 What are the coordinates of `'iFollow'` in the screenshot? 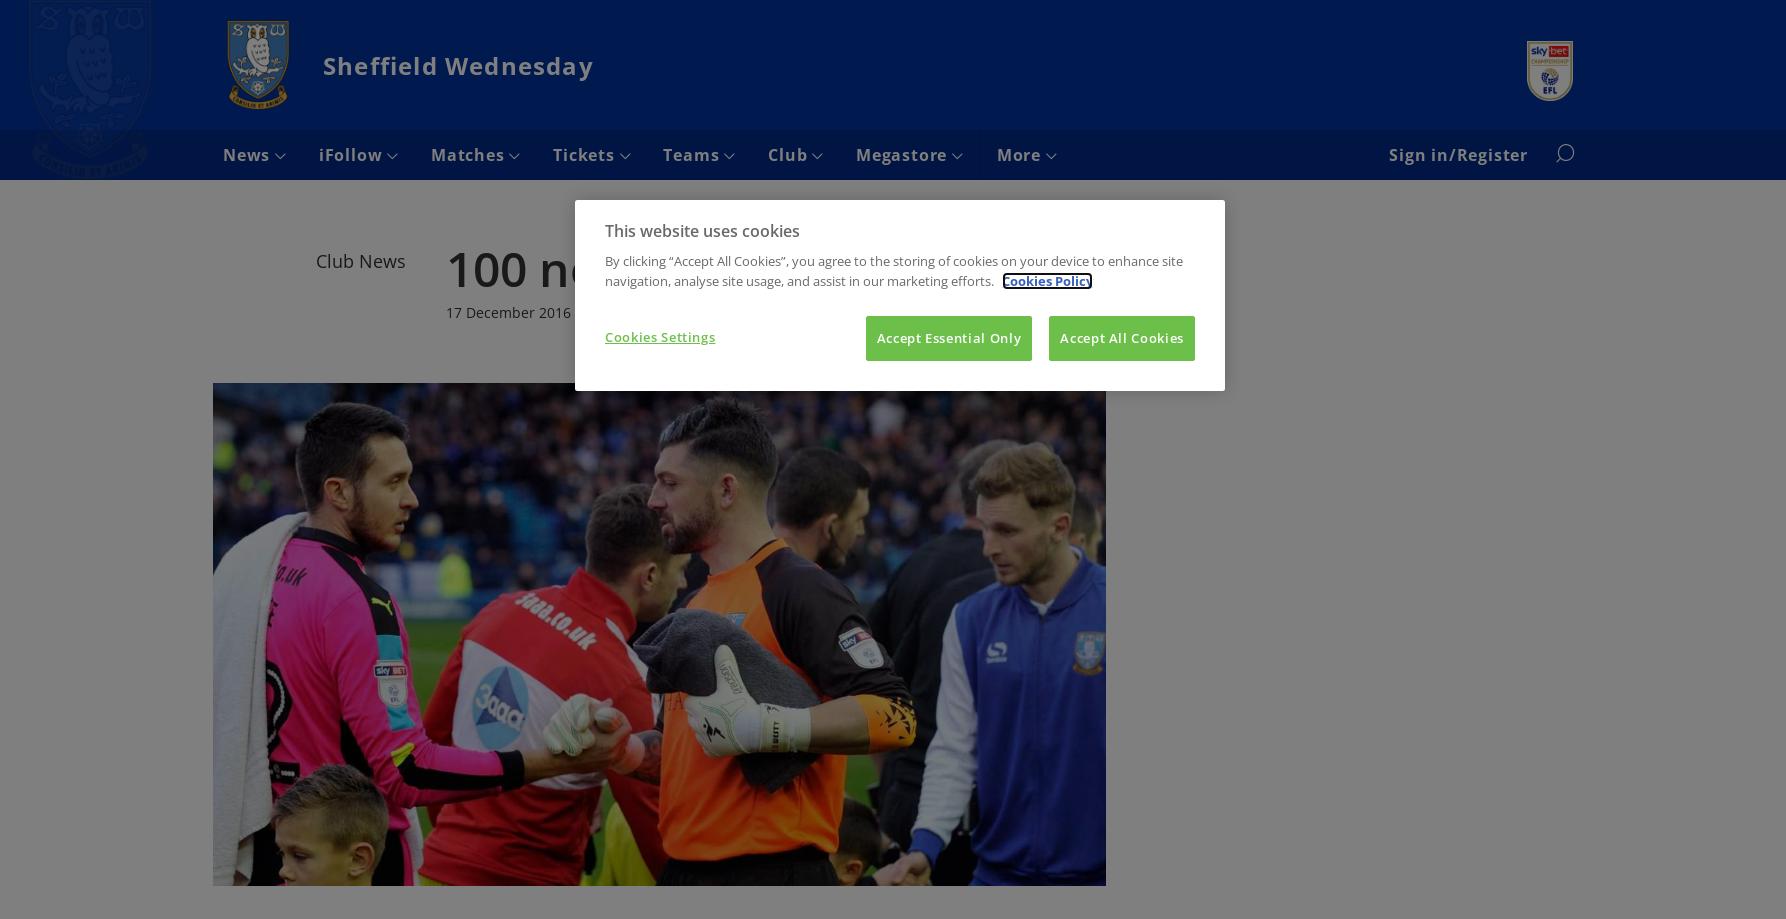 It's located at (352, 154).